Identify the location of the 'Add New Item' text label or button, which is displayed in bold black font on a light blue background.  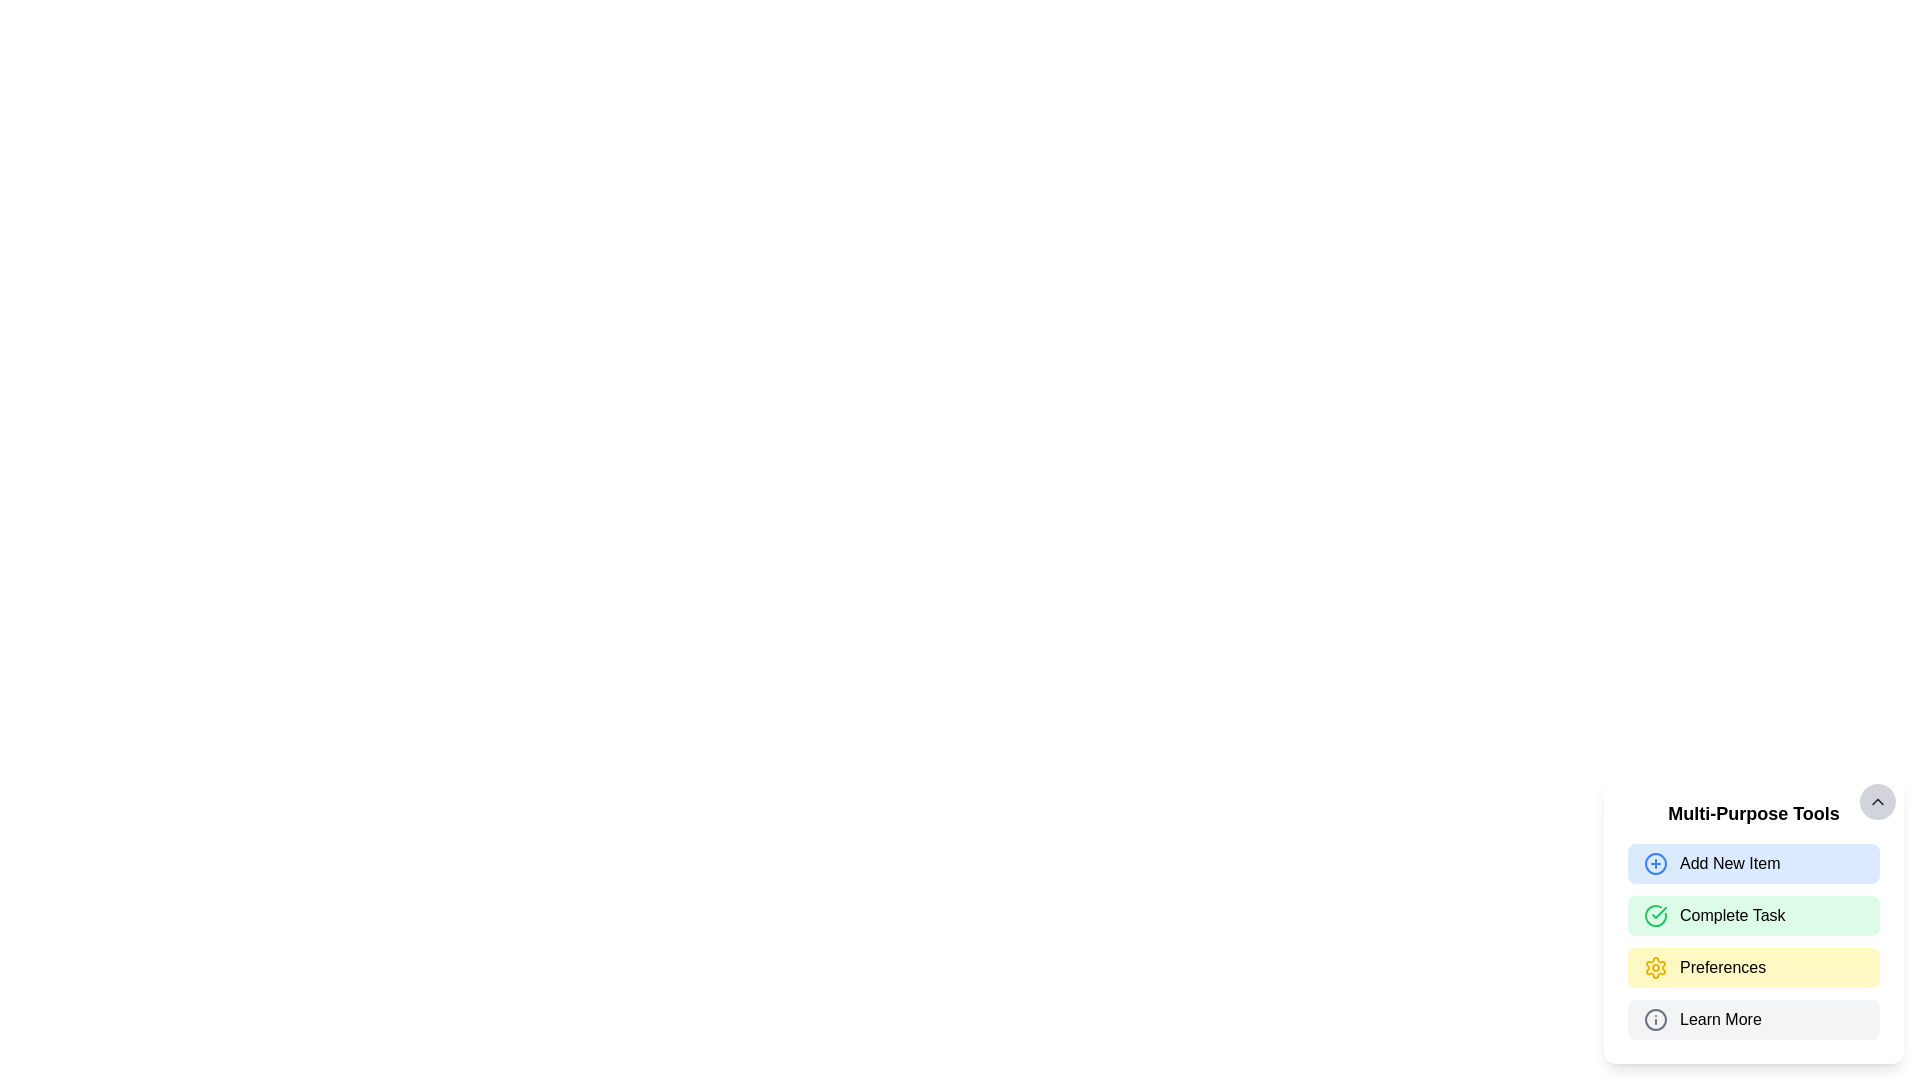
(1729, 863).